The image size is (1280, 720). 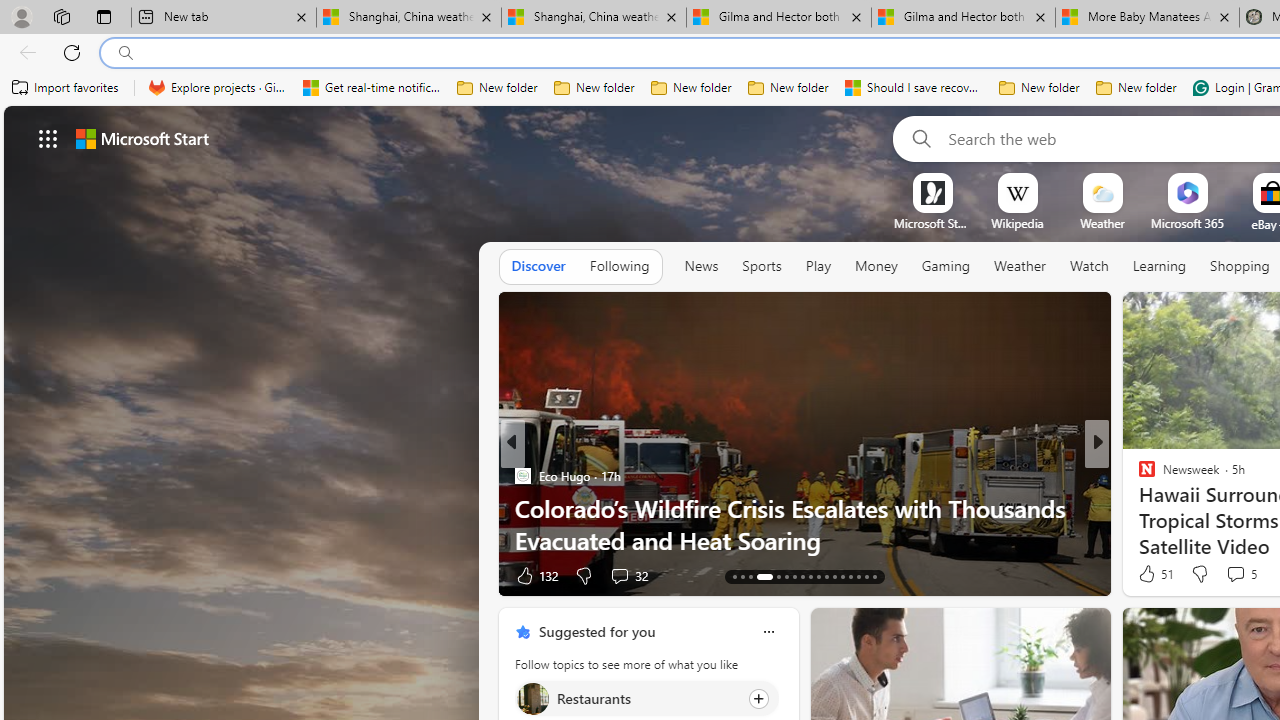 What do you see at coordinates (1228, 575) in the screenshot?
I see `'View comments 3 Comment'` at bounding box center [1228, 575].